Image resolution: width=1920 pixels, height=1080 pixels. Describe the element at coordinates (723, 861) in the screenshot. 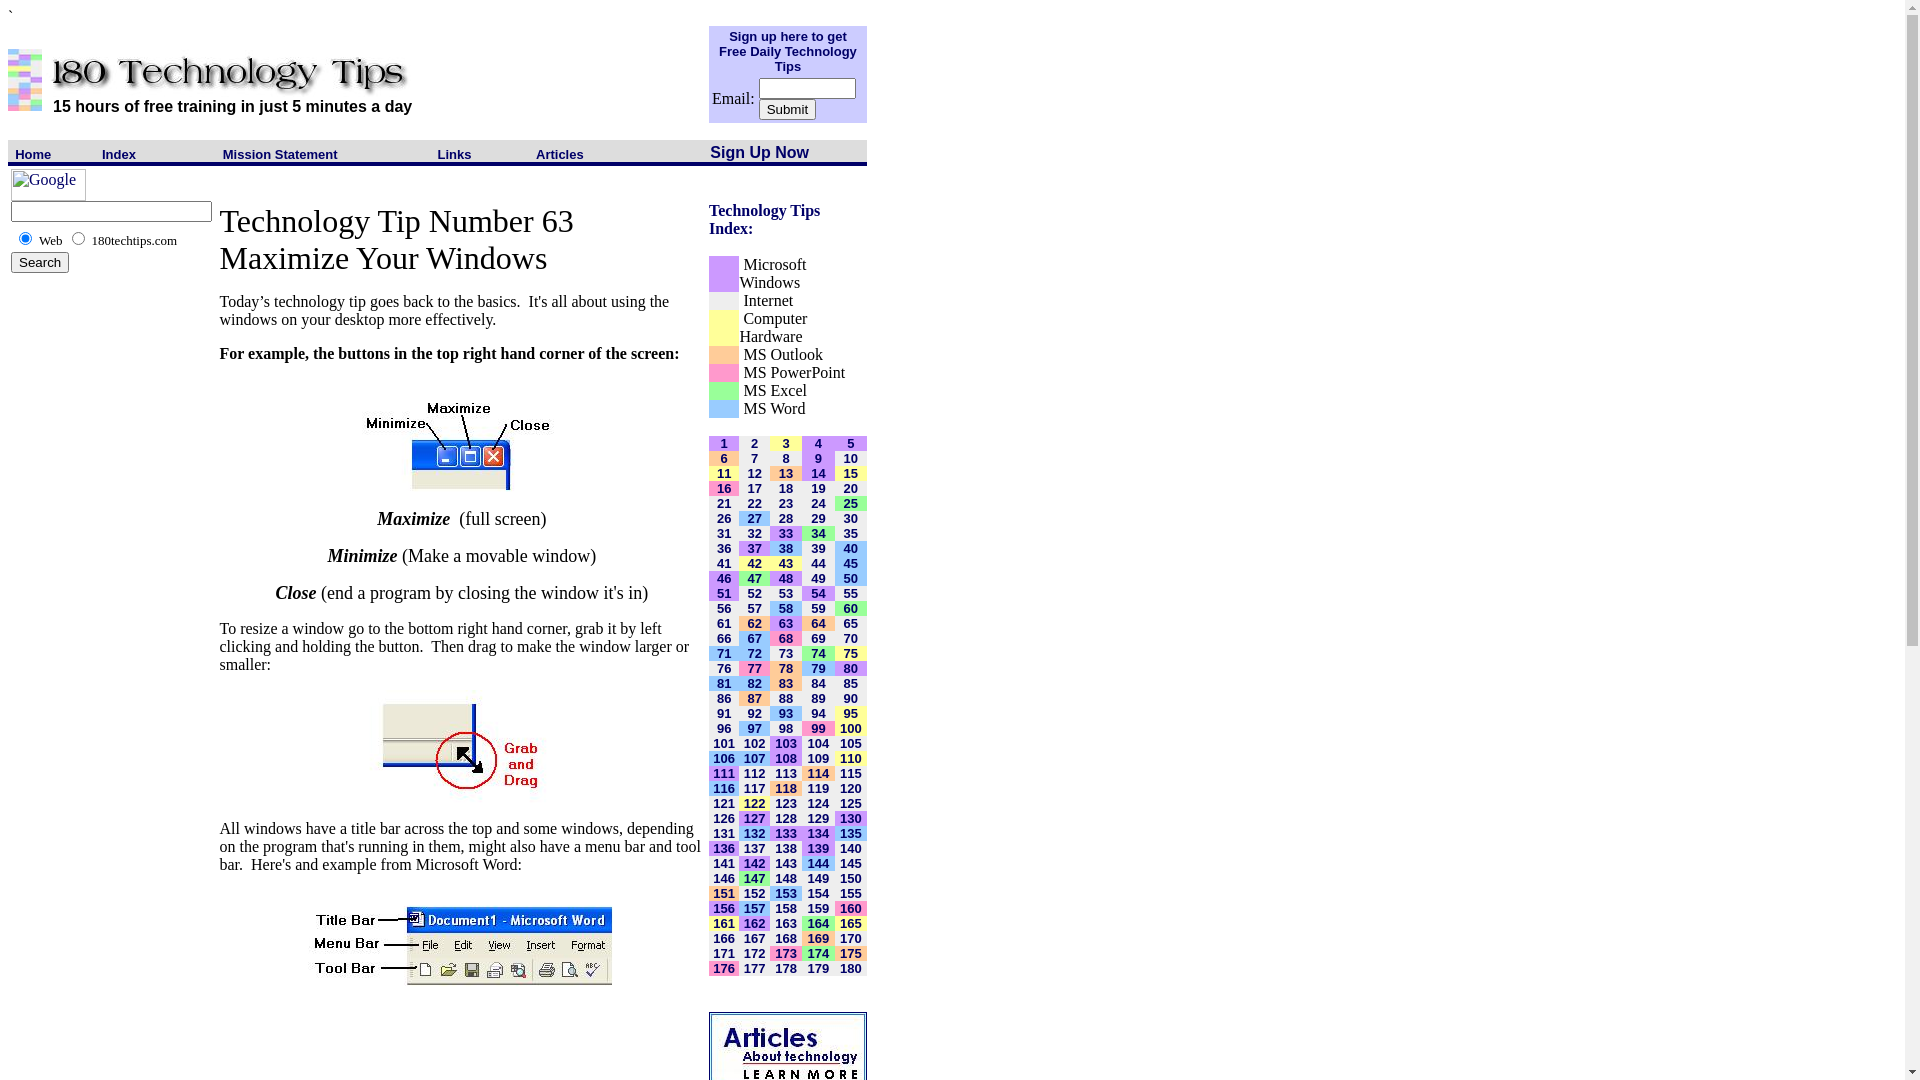

I see `'141'` at that location.